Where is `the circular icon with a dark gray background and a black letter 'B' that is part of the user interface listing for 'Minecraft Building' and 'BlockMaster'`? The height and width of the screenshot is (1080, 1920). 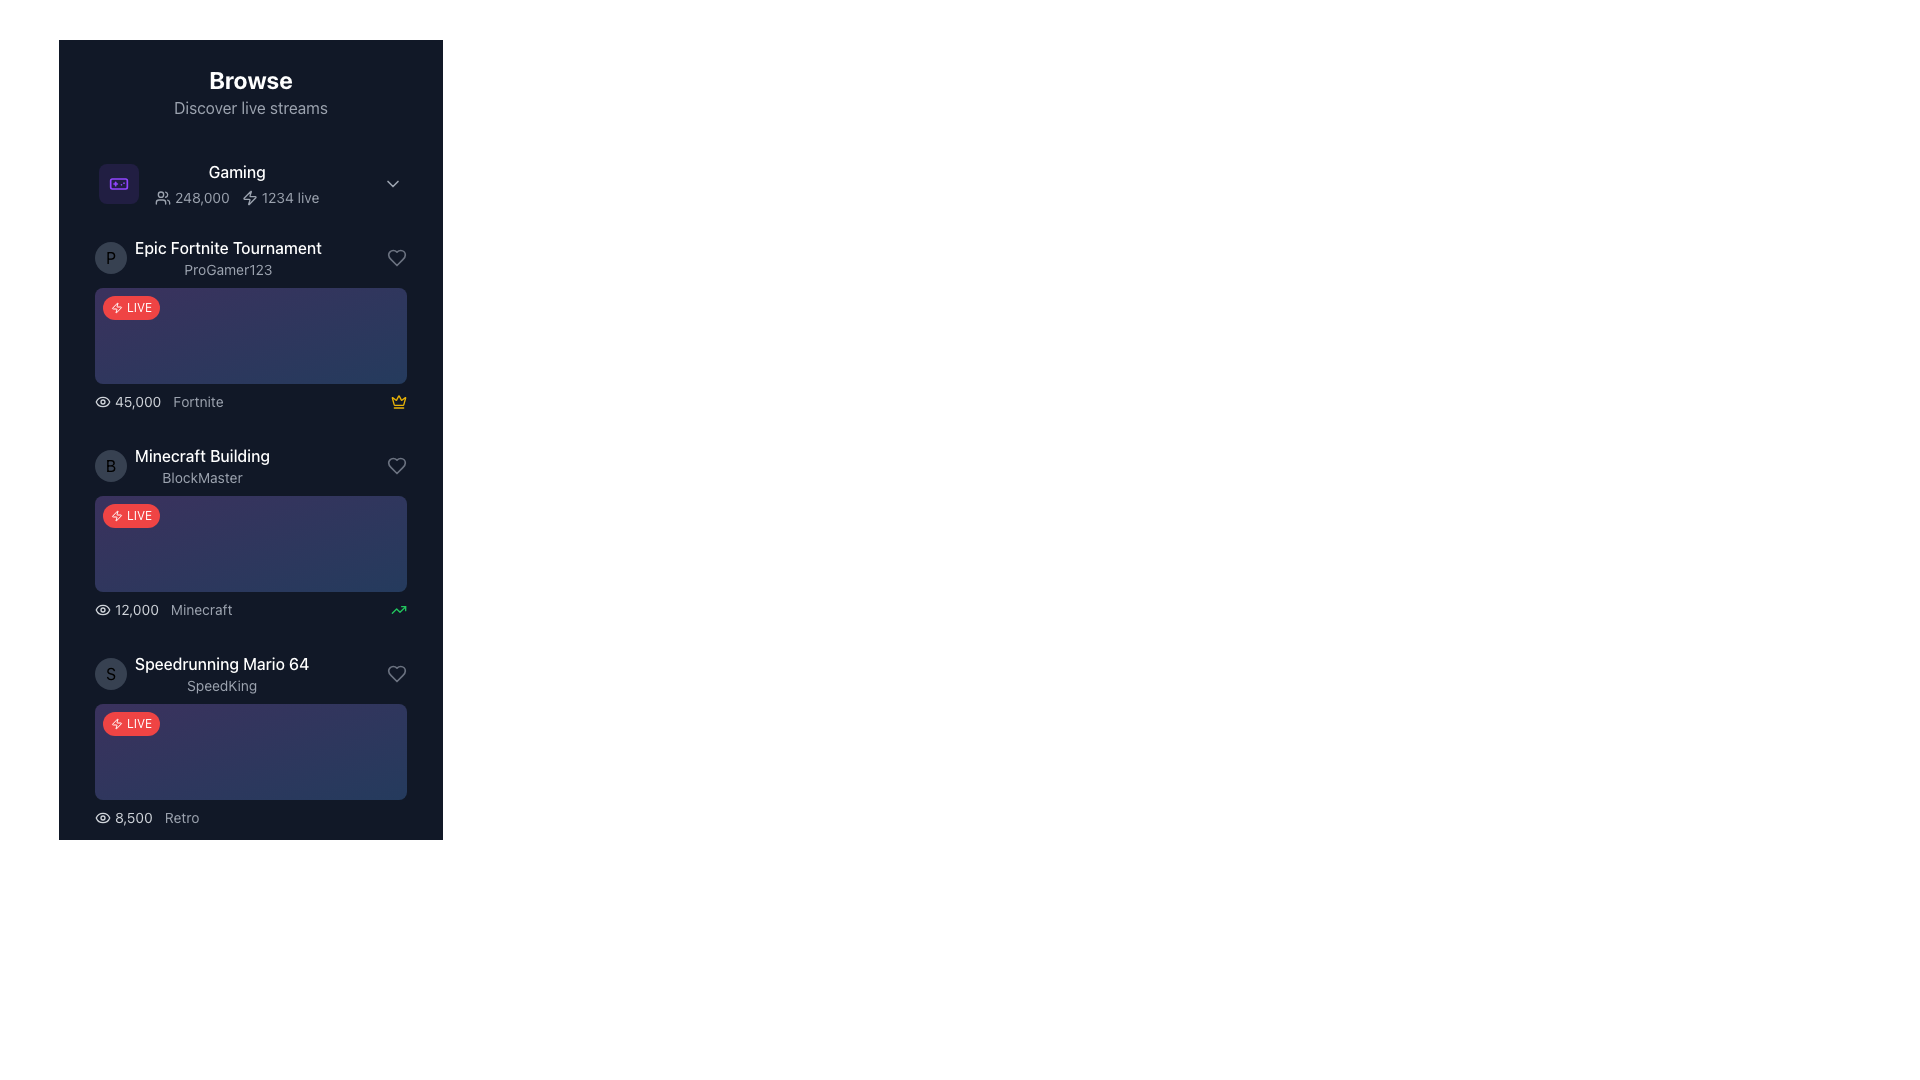 the circular icon with a dark gray background and a black letter 'B' that is part of the user interface listing for 'Minecraft Building' and 'BlockMaster' is located at coordinates (109, 466).